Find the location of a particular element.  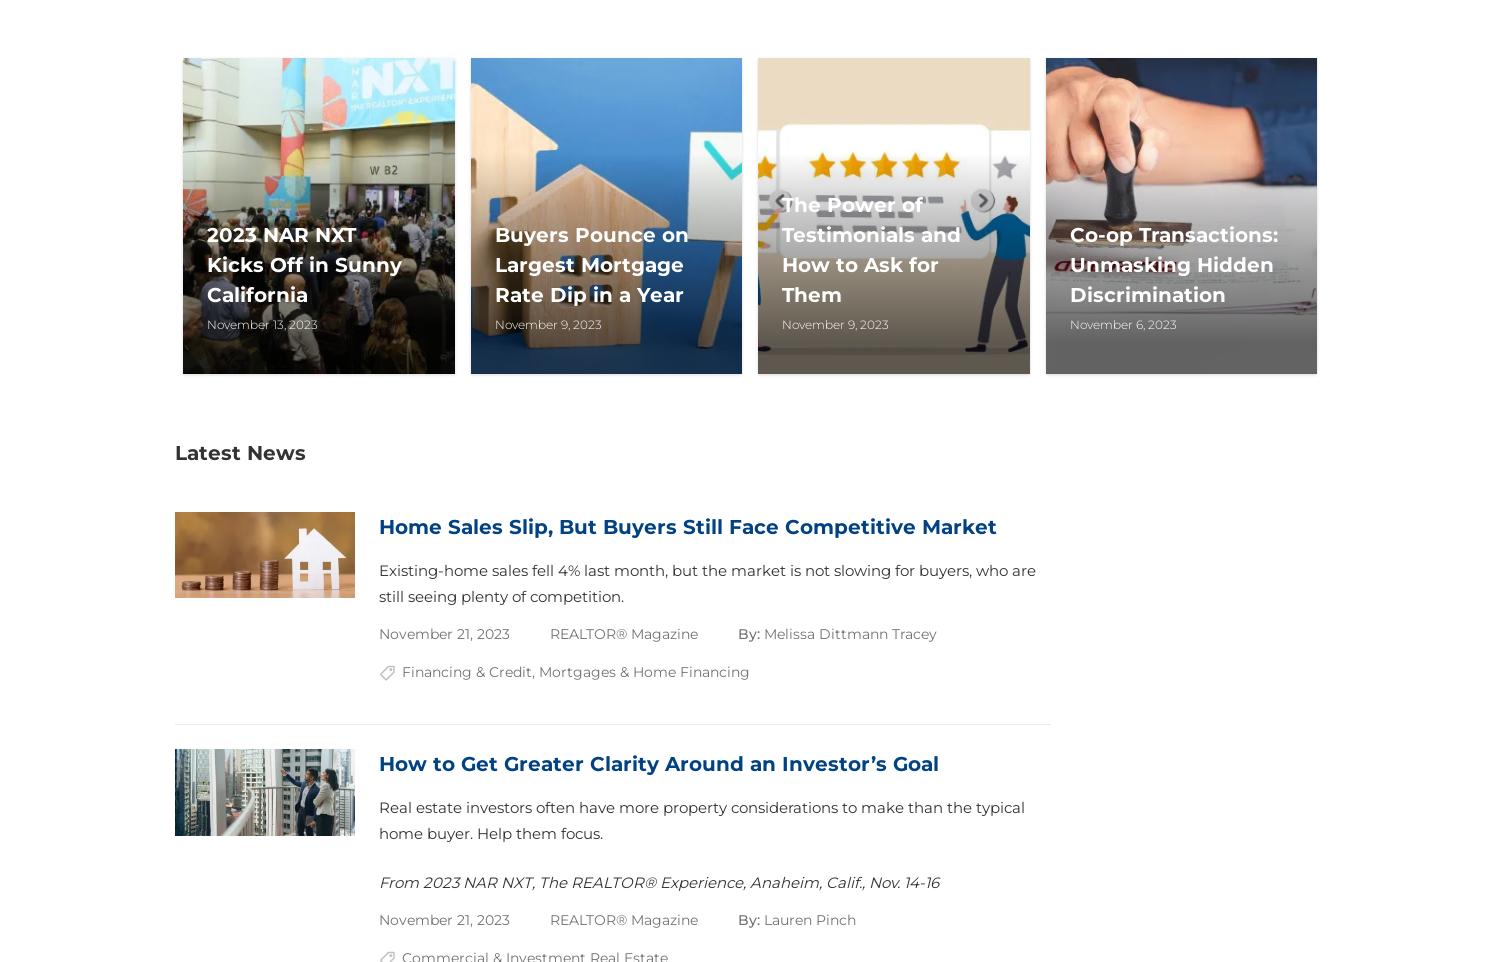

'Melissa Dittmann Tracey' is located at coordinates (763, 632).